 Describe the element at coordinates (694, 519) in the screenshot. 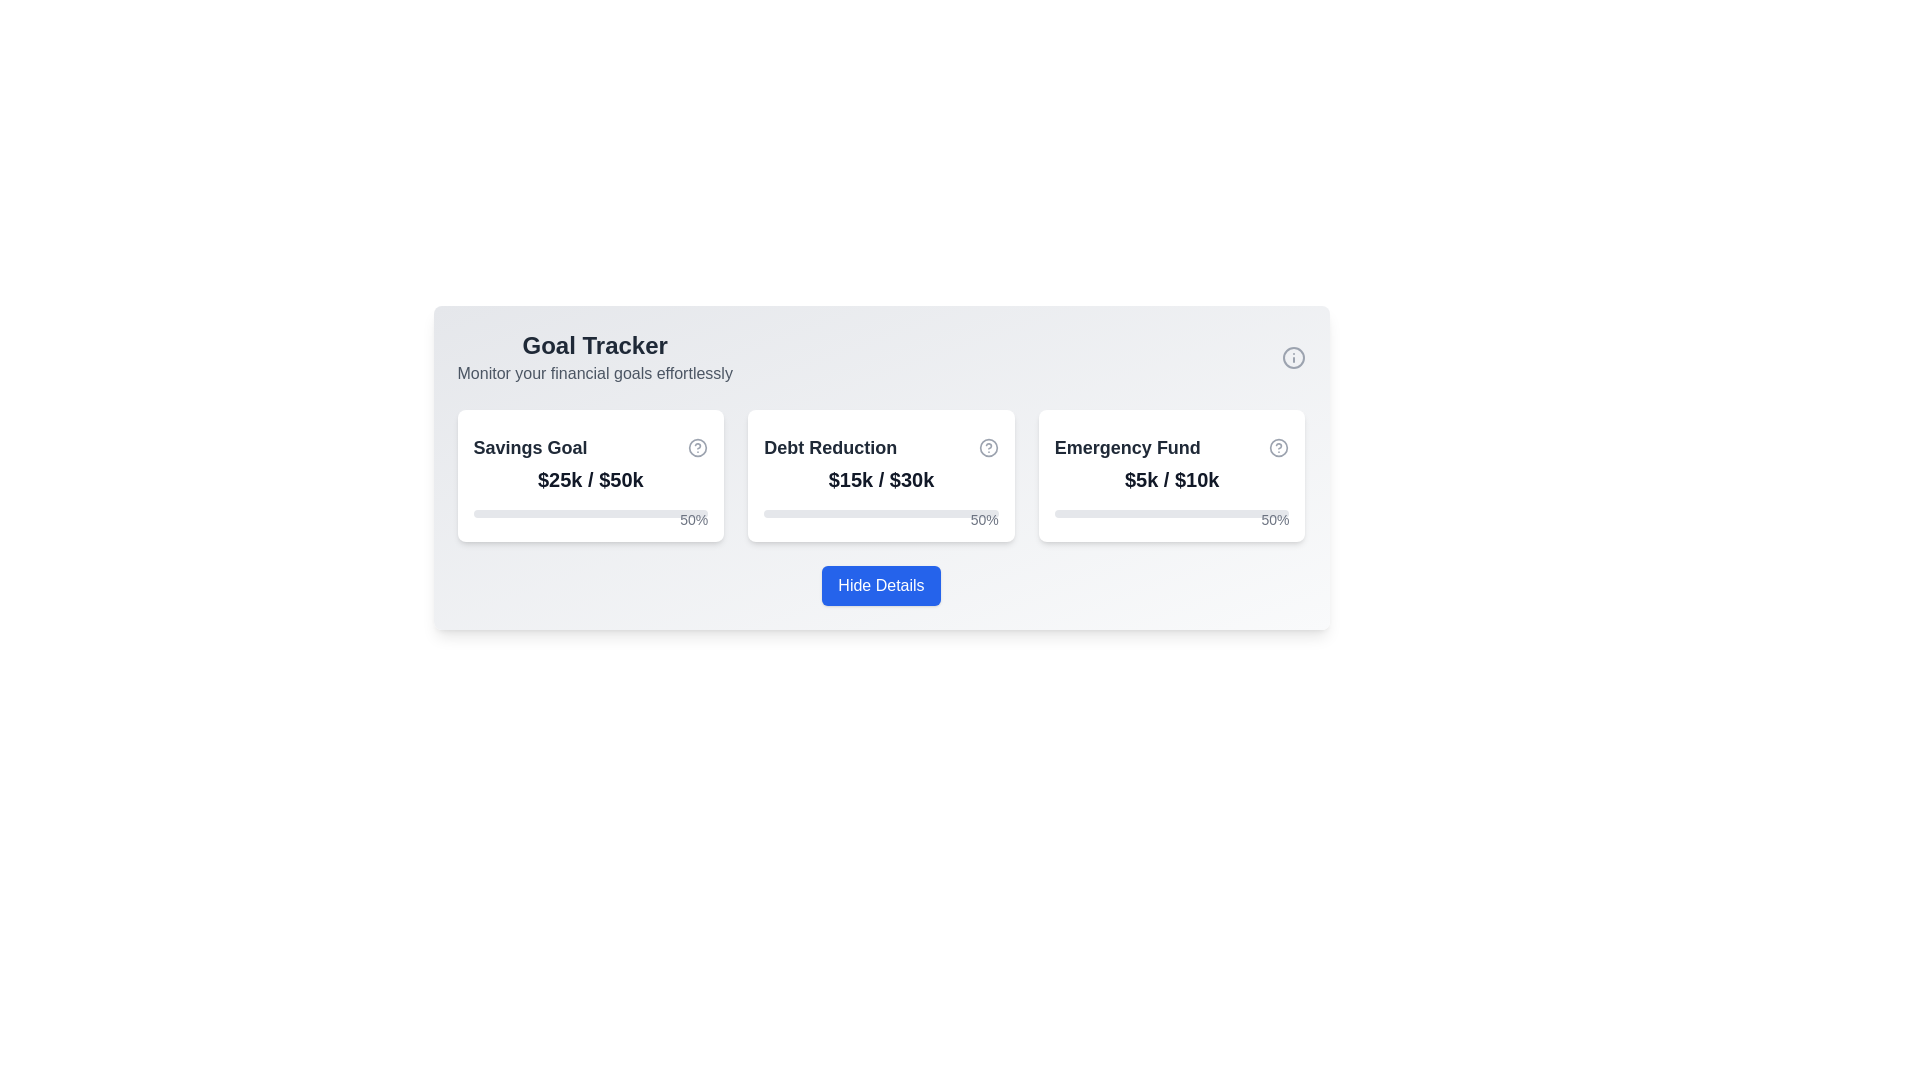

I see `the text label displaying '50%' in gray color, located at the top-right corner of the 'Savings Goal' card in the 'Goal Tracker' interface` at that location.